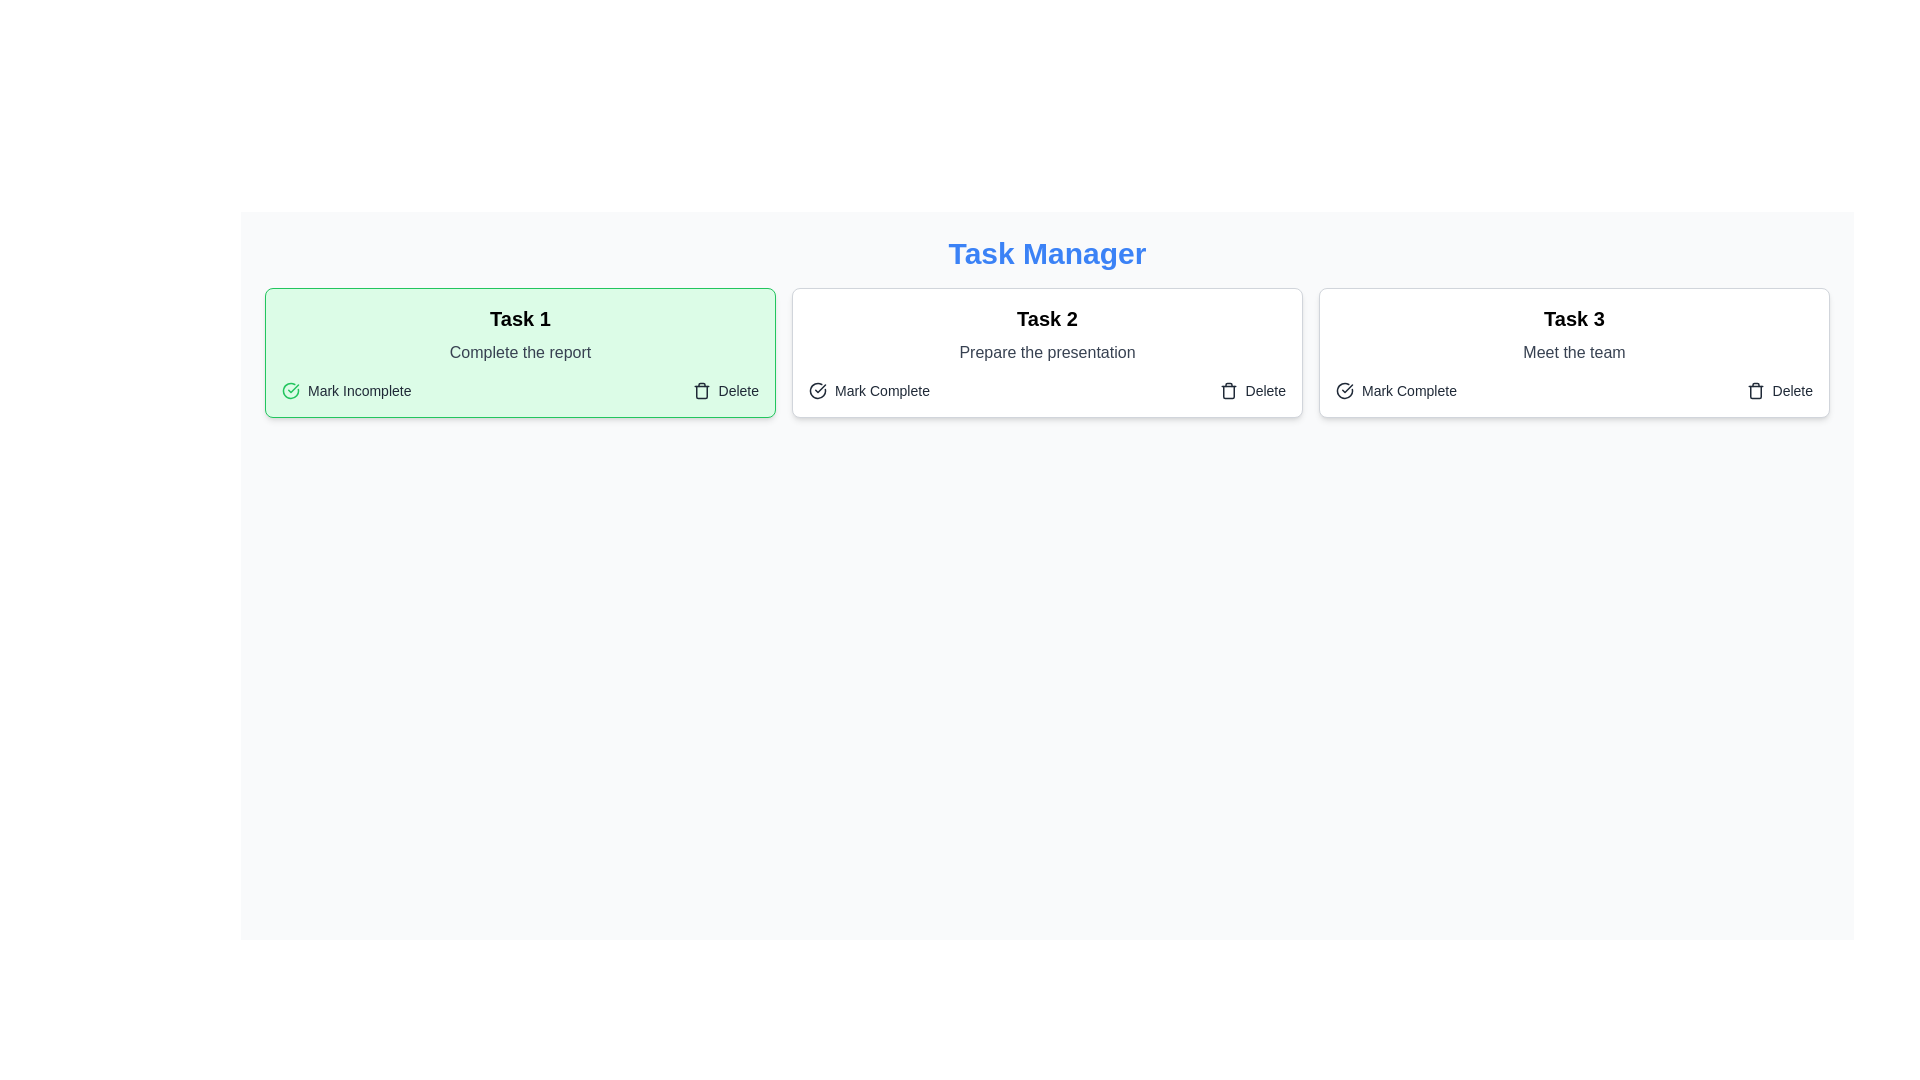  I want to click on the circular green checkmark icon located next to the 'Mark Incomplete' label, so click(290, 390).